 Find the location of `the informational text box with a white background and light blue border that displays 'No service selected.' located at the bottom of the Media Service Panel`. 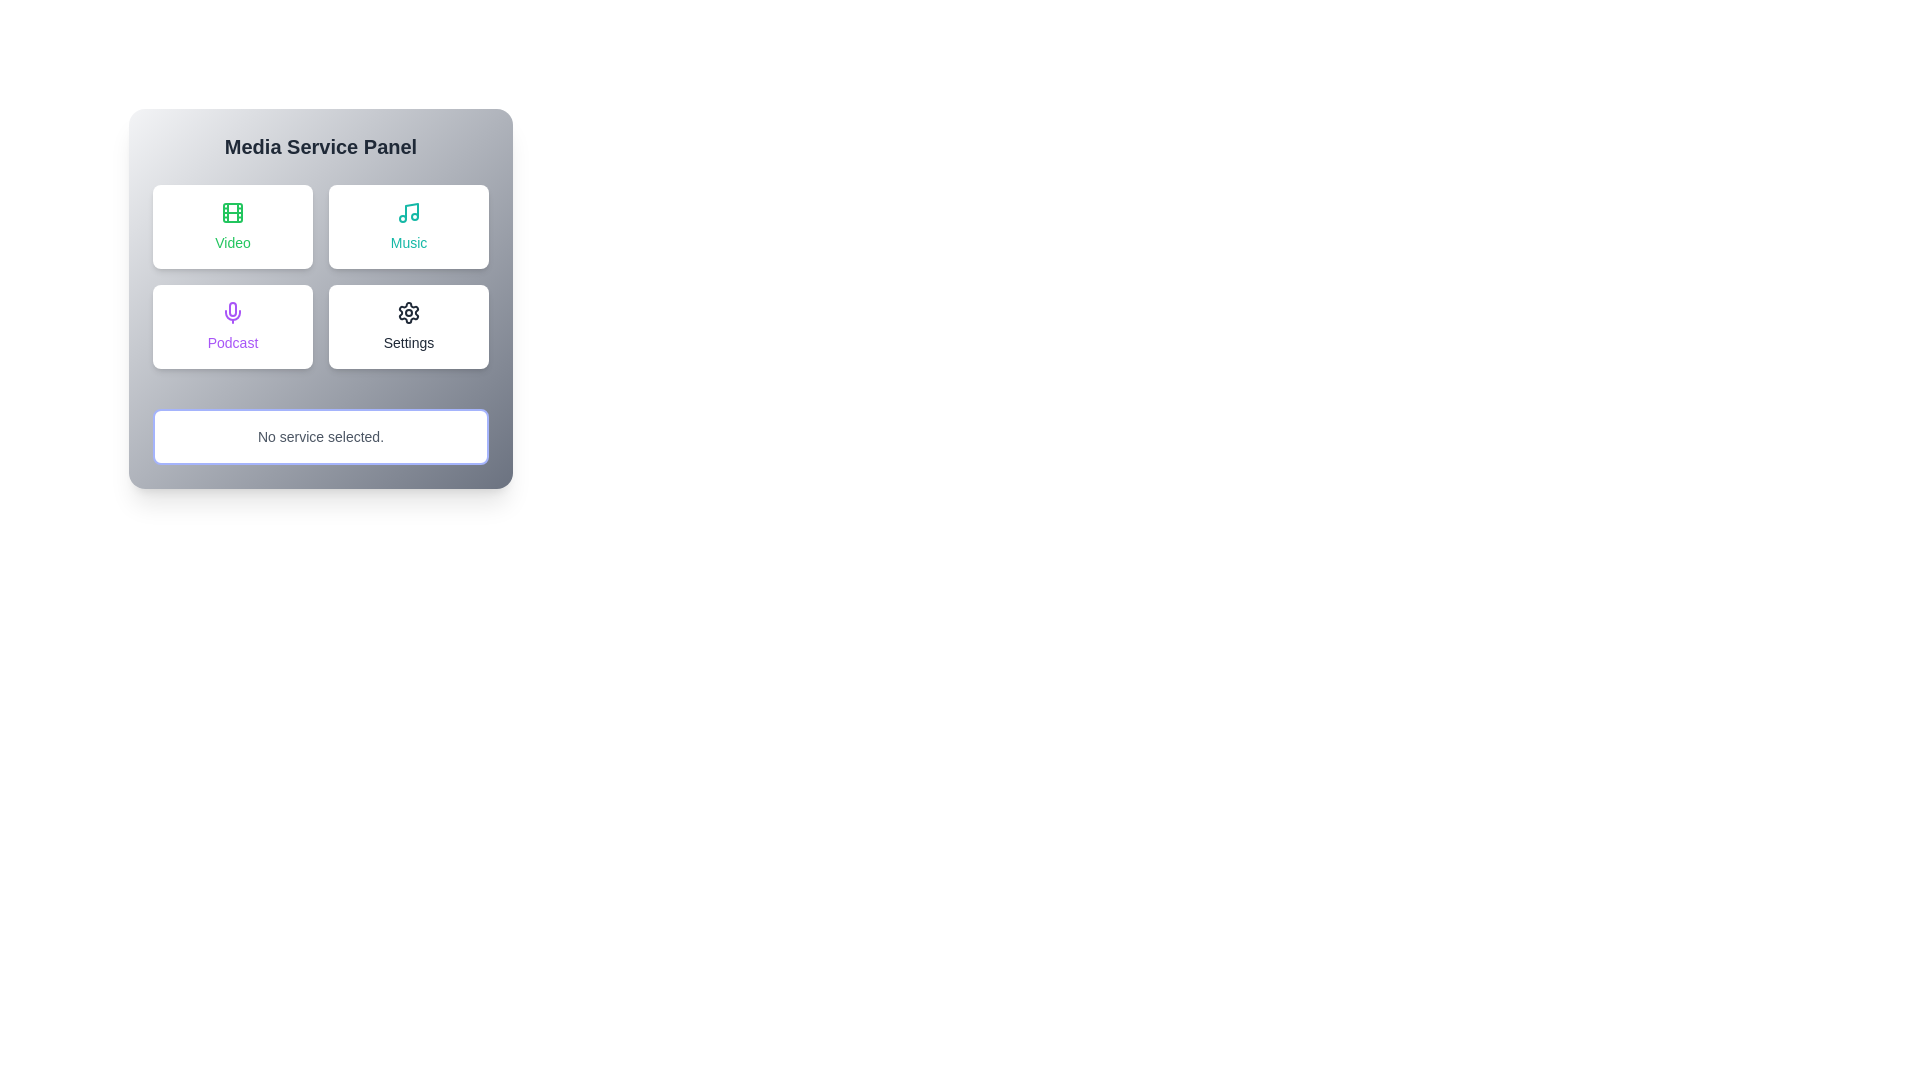

the informational text box with a white background and light blue border that displays 'No service selected.' located at the bottom of the Media Service Panel is located at coordinates (321, 435).